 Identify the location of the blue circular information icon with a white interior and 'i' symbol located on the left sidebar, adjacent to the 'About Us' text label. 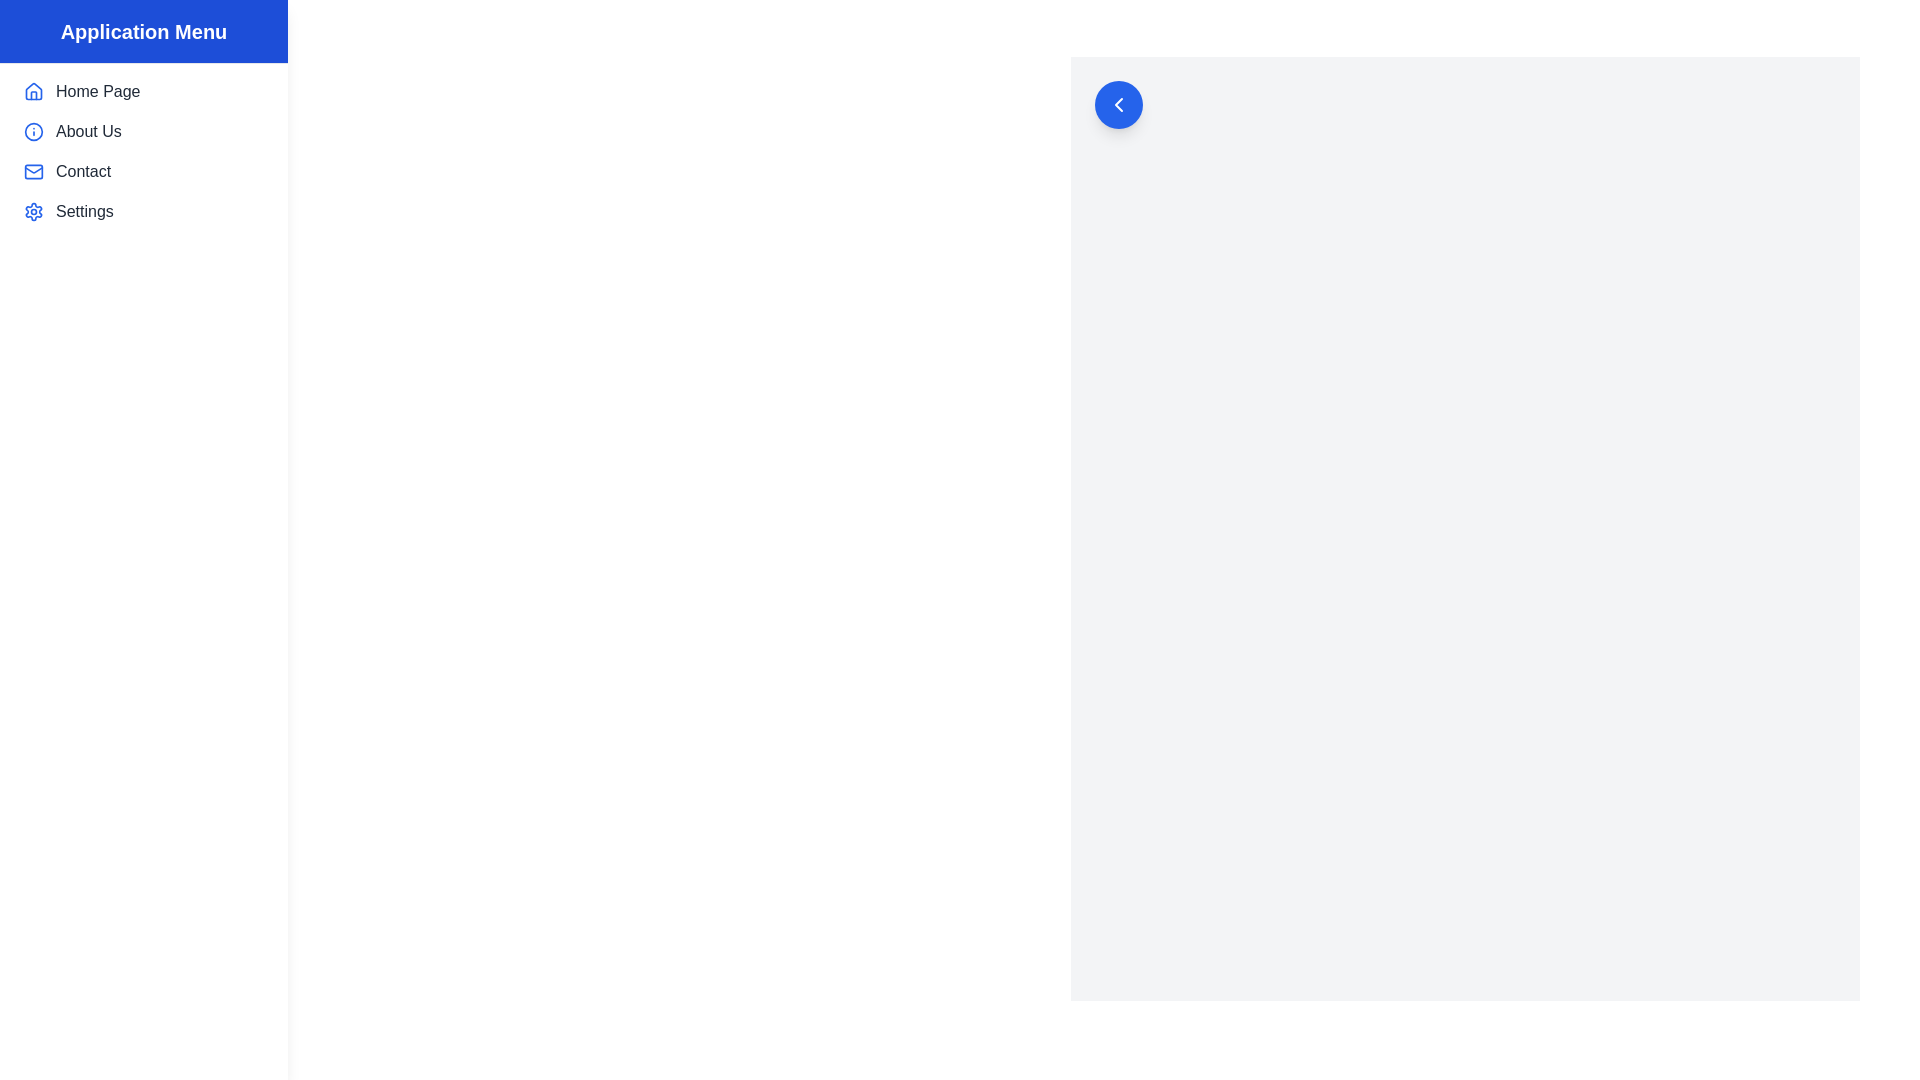
(33, 131).